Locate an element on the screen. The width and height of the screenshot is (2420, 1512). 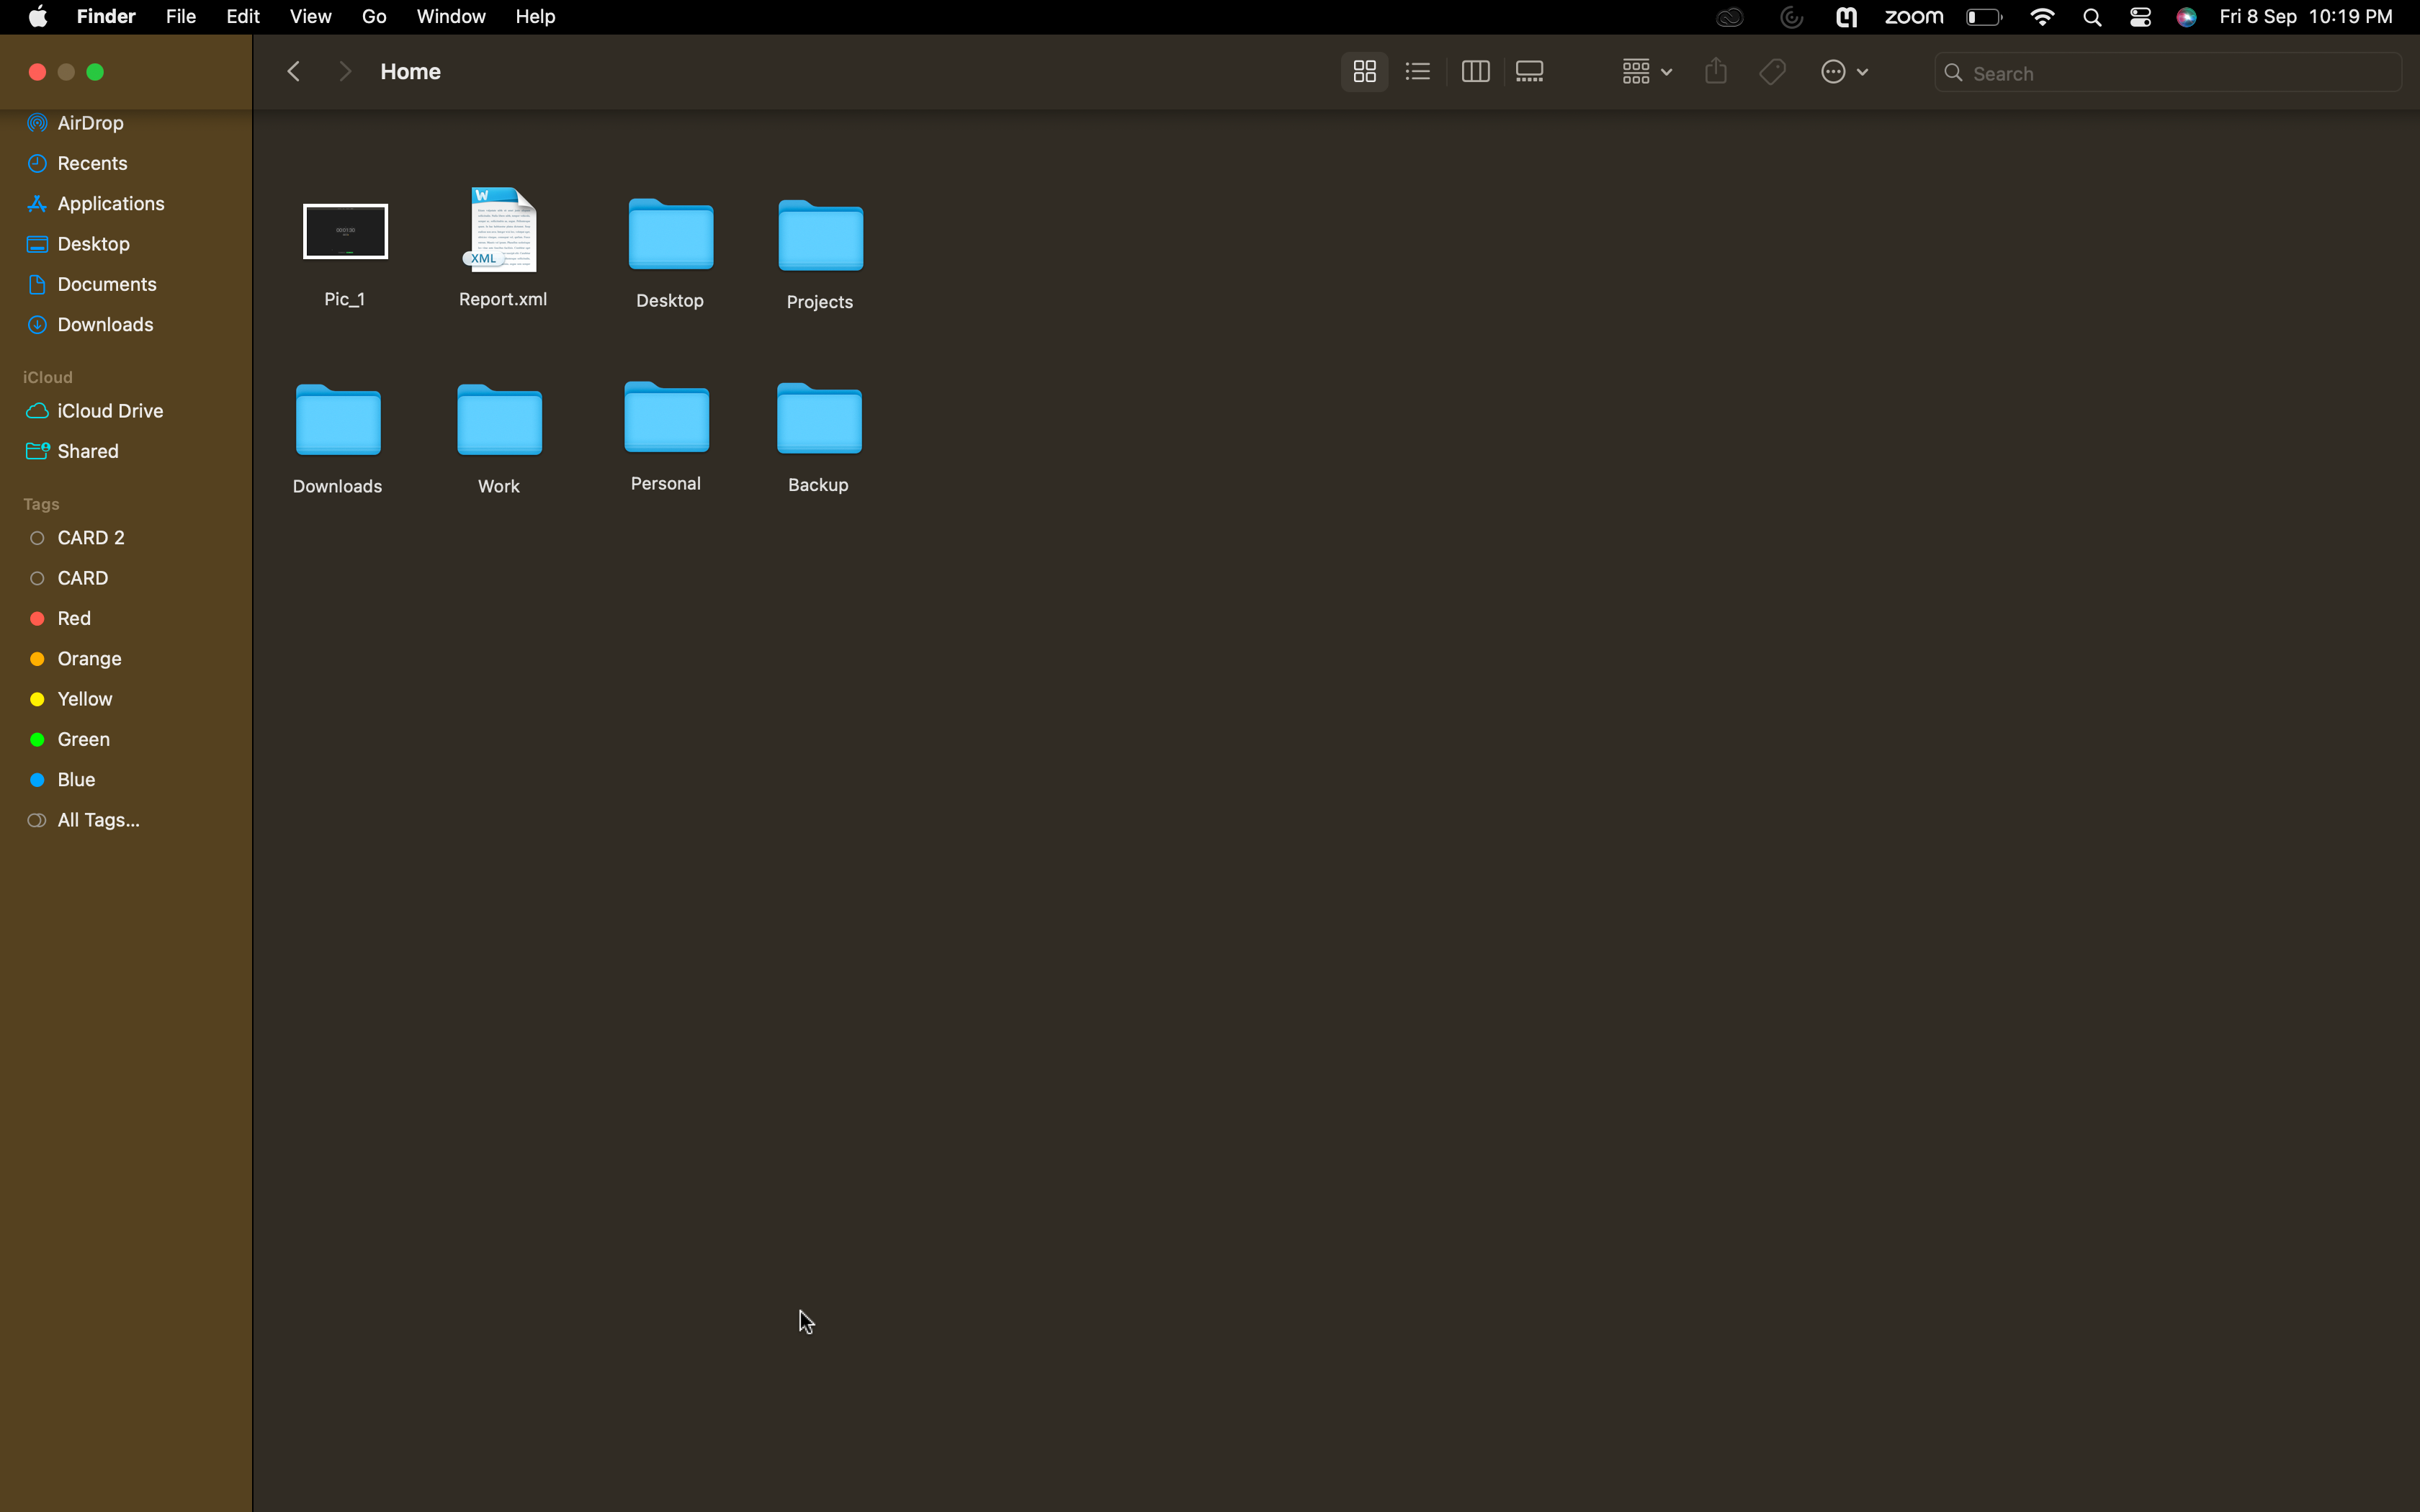
Switch to list view is located at coordinates (1419, 70).